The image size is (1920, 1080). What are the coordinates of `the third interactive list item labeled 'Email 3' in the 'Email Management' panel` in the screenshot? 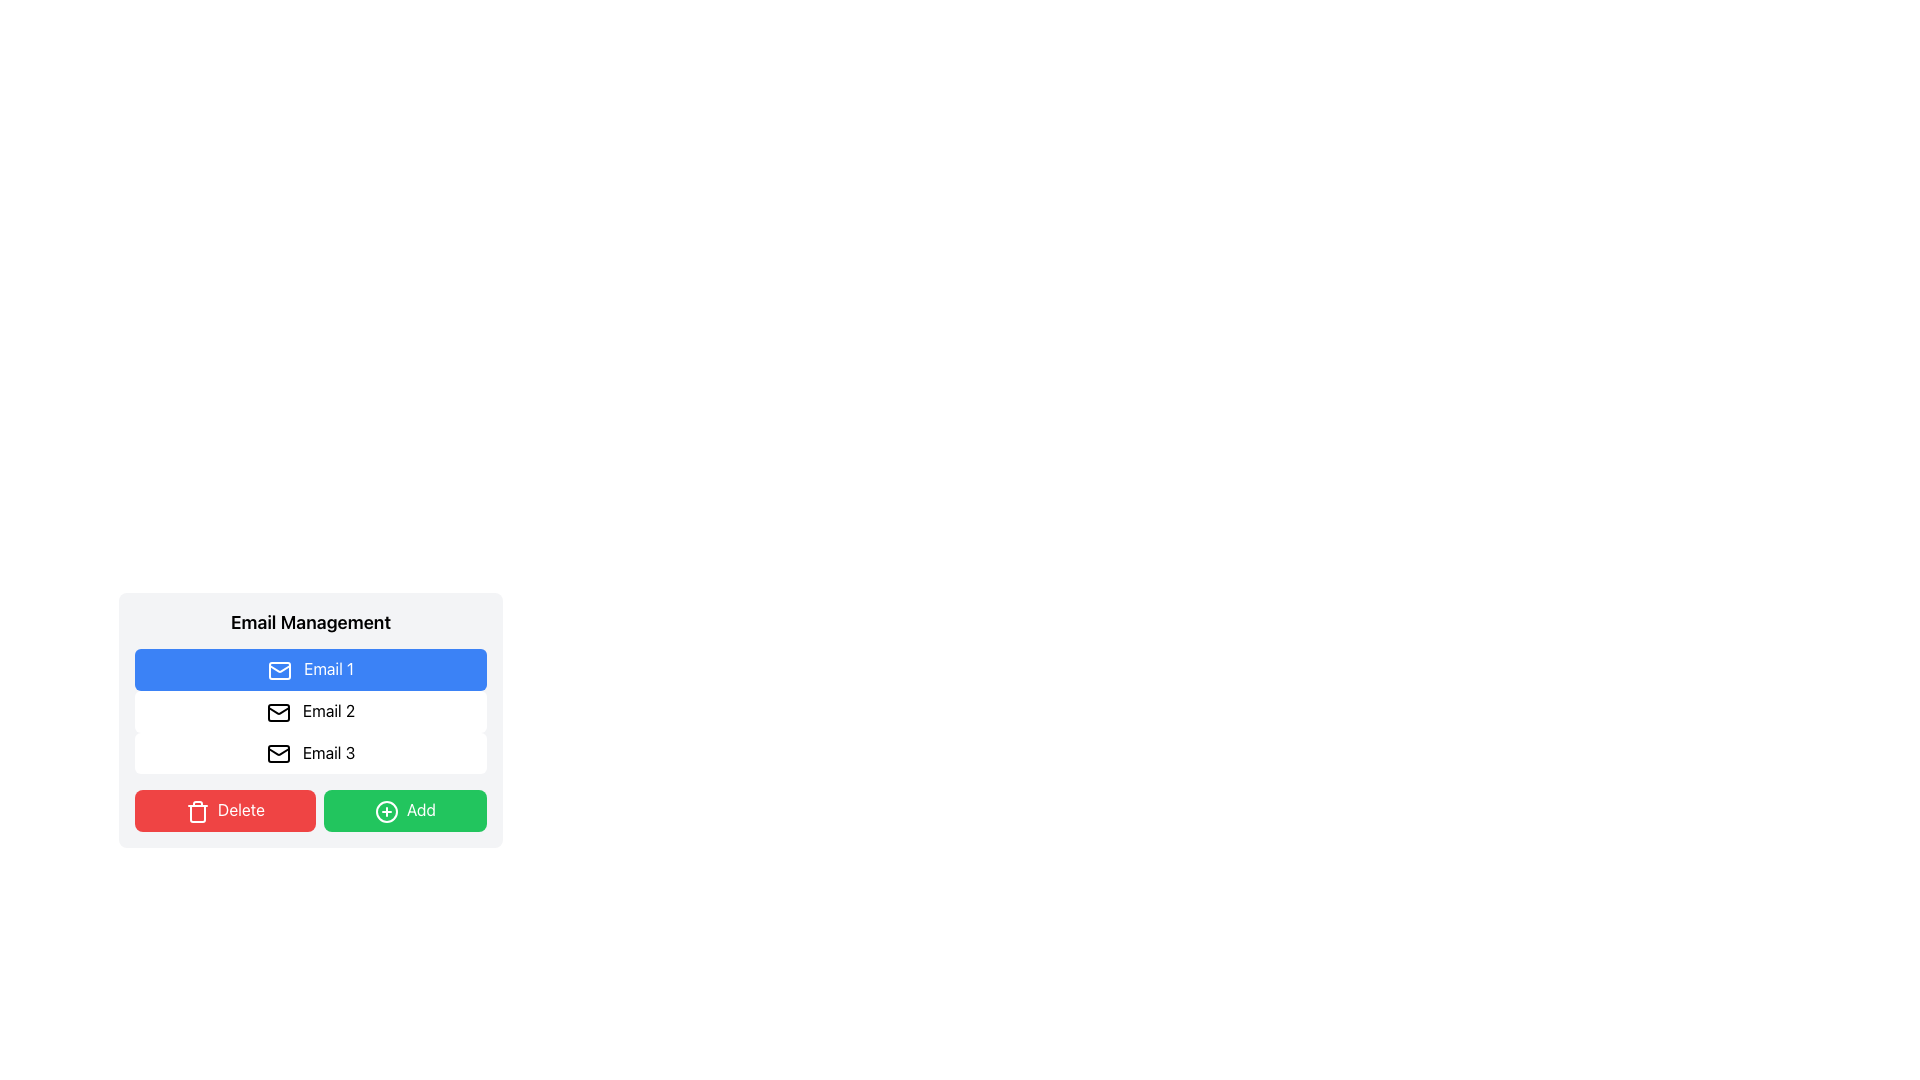 It's located at (310, 752).